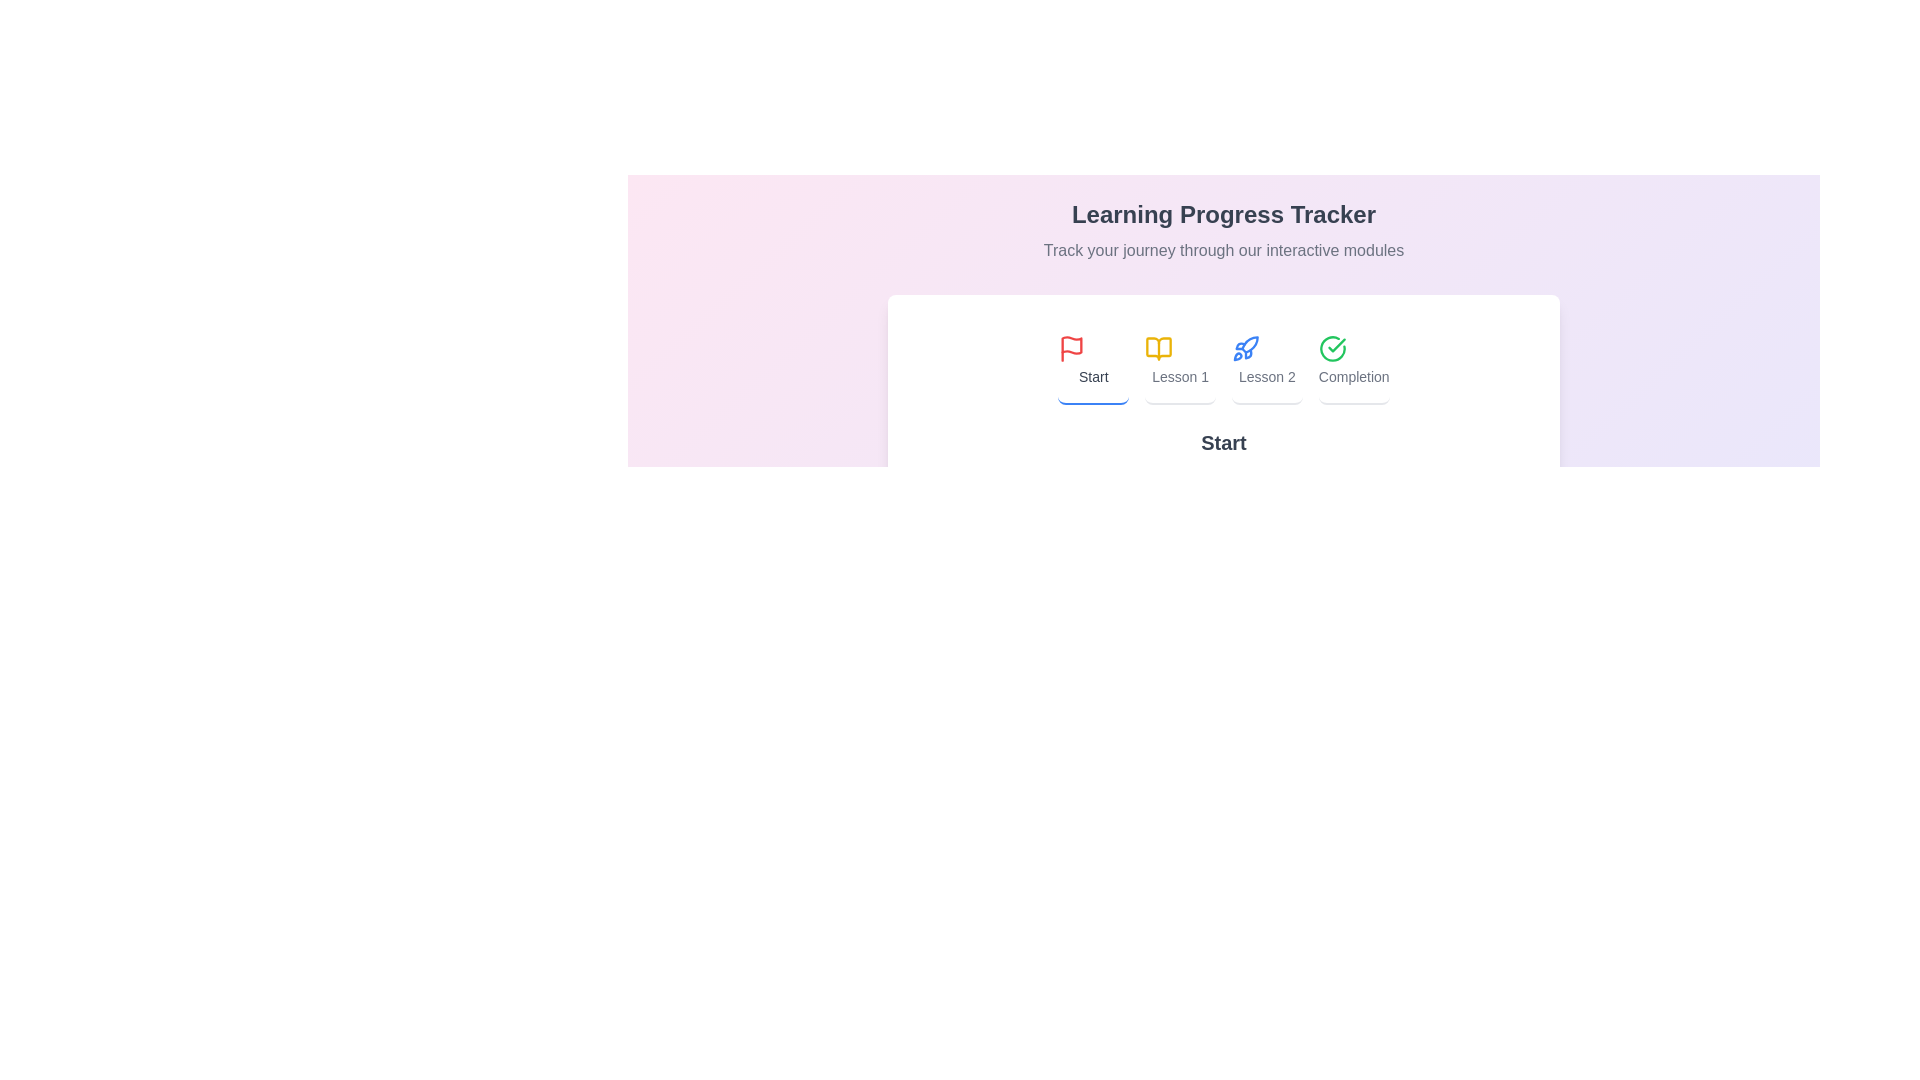 This screenshot has width=1920, height=1080. I want to click on the Lesson 2 button to observe its hover effect, so click(1266, 362).